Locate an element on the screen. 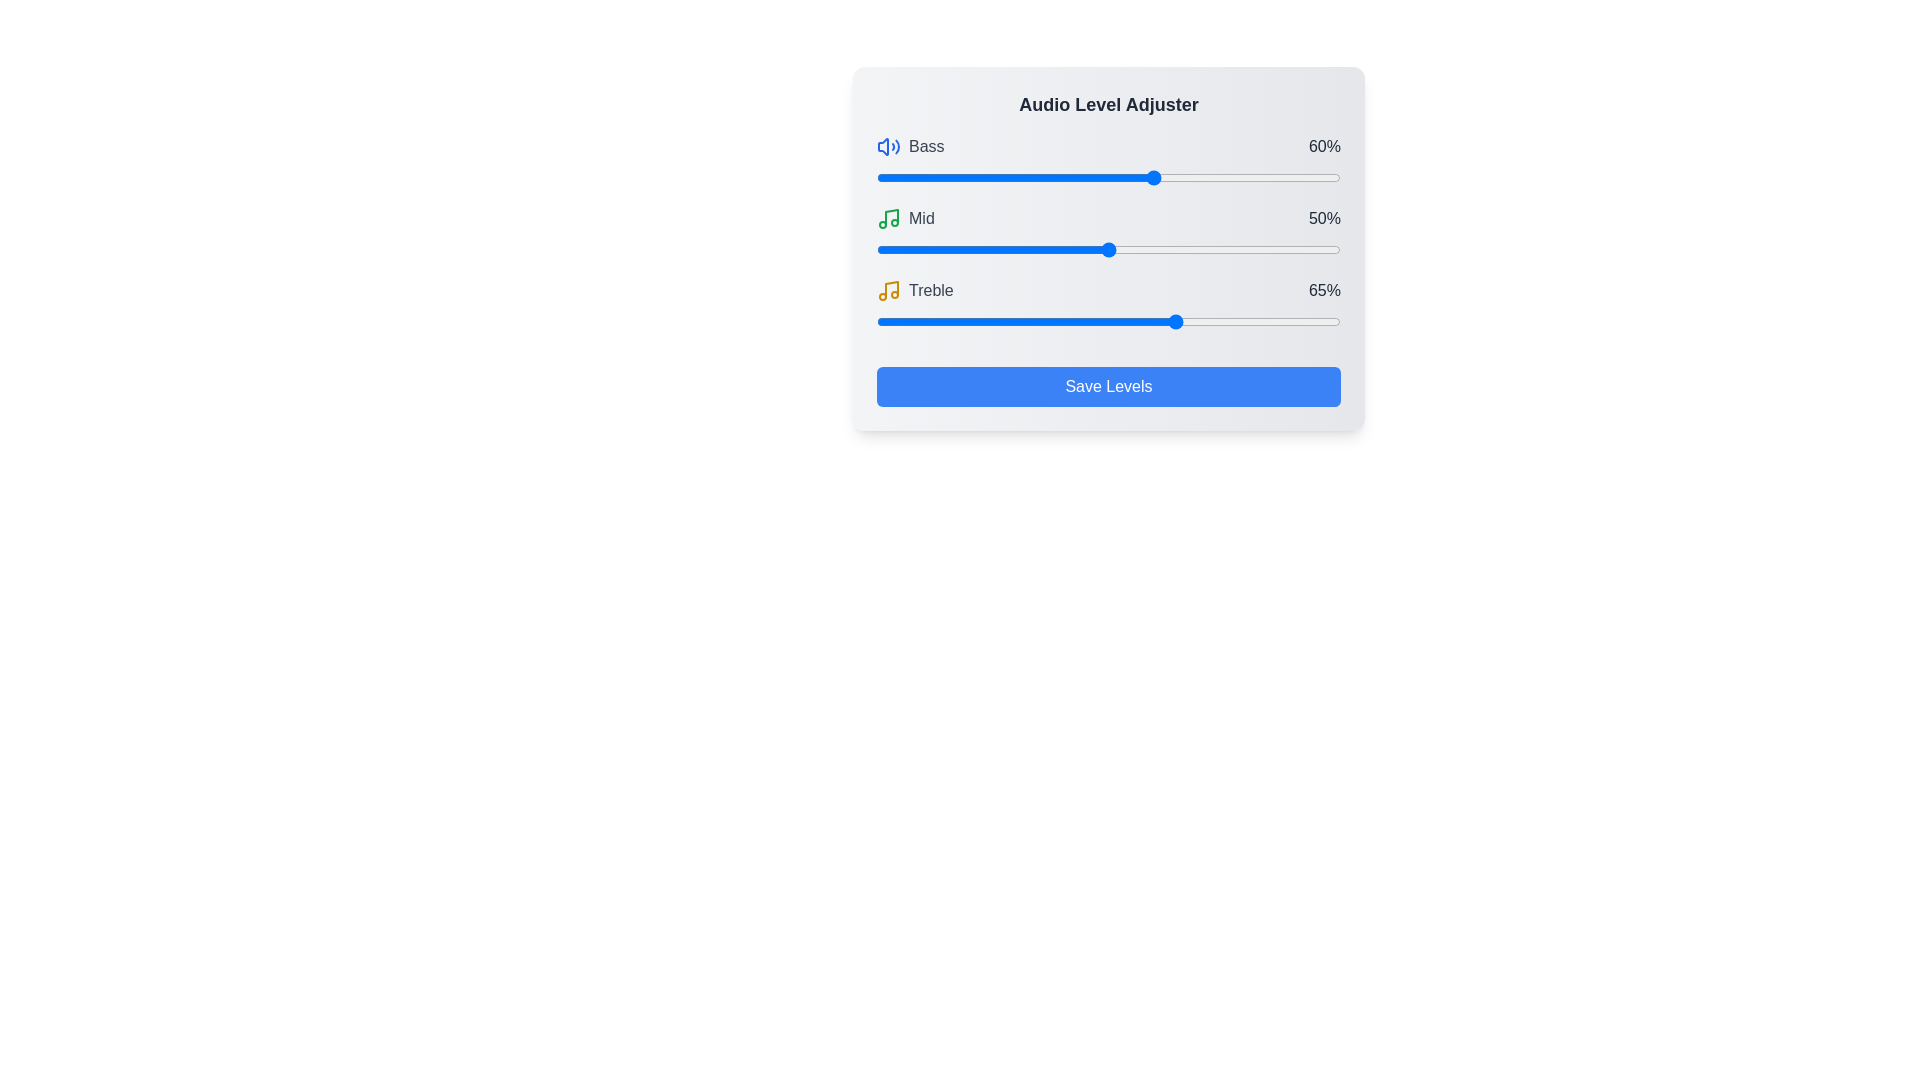 Image resolution: width=1920 pixels, height=1080 pixels. the Static information display element labeled 'Bass' showing '60%' is located at coordinates (1107, 145).